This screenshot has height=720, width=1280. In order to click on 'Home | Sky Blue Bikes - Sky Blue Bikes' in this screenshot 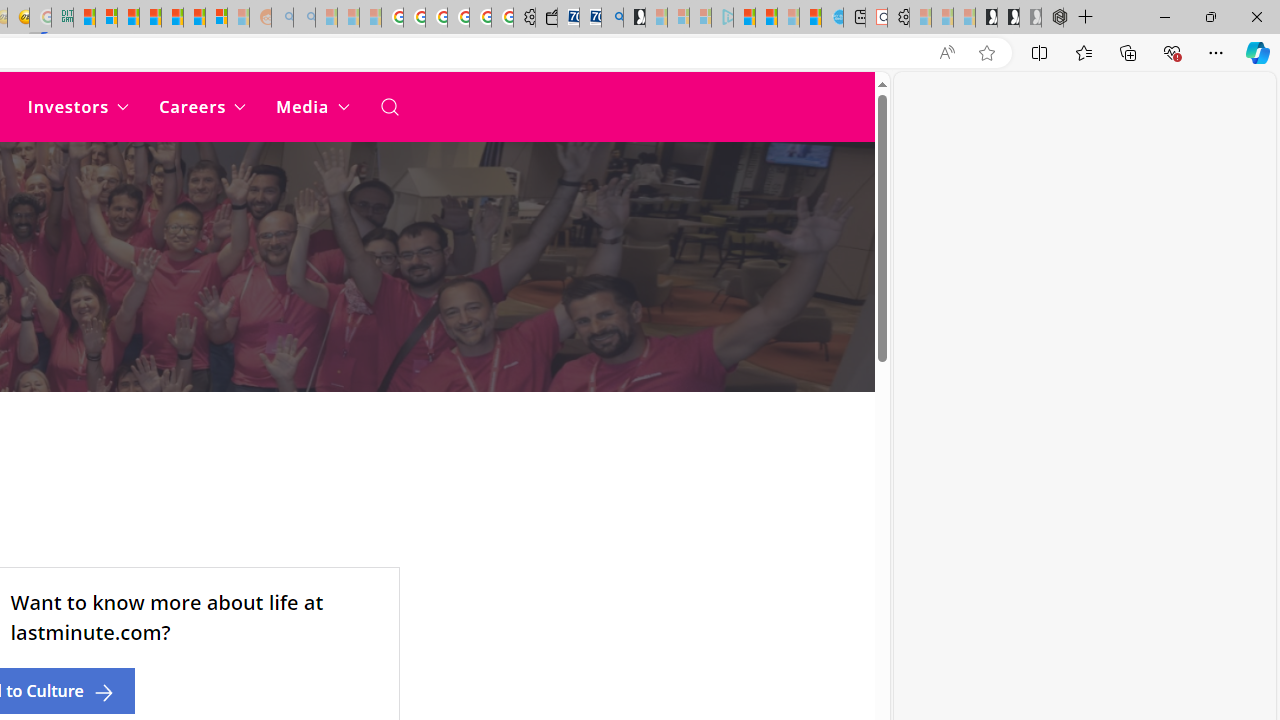, I will do `click(832, 17)`.